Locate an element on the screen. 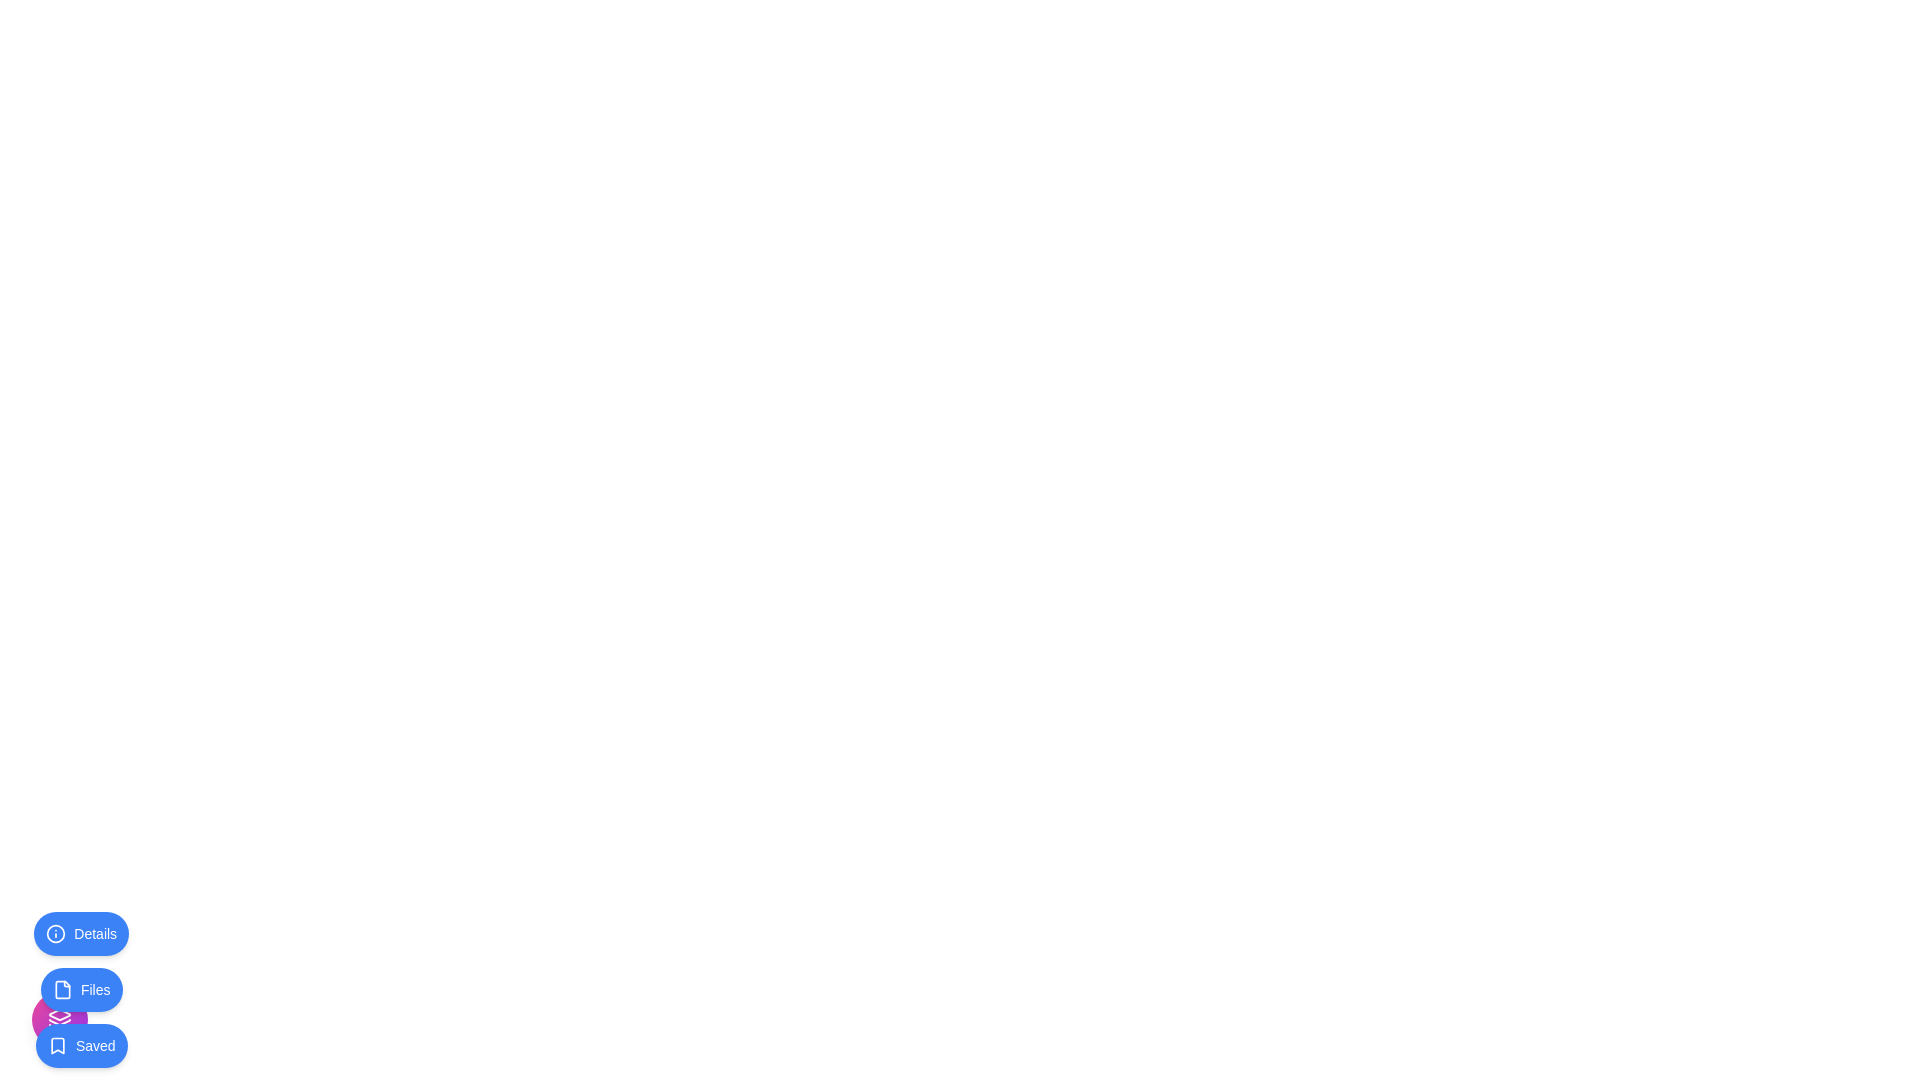 This screenshot has width=1920, height=1080. the file document icon located within the blue circular button labeled 'Files' is located at coordinates (62, 990).